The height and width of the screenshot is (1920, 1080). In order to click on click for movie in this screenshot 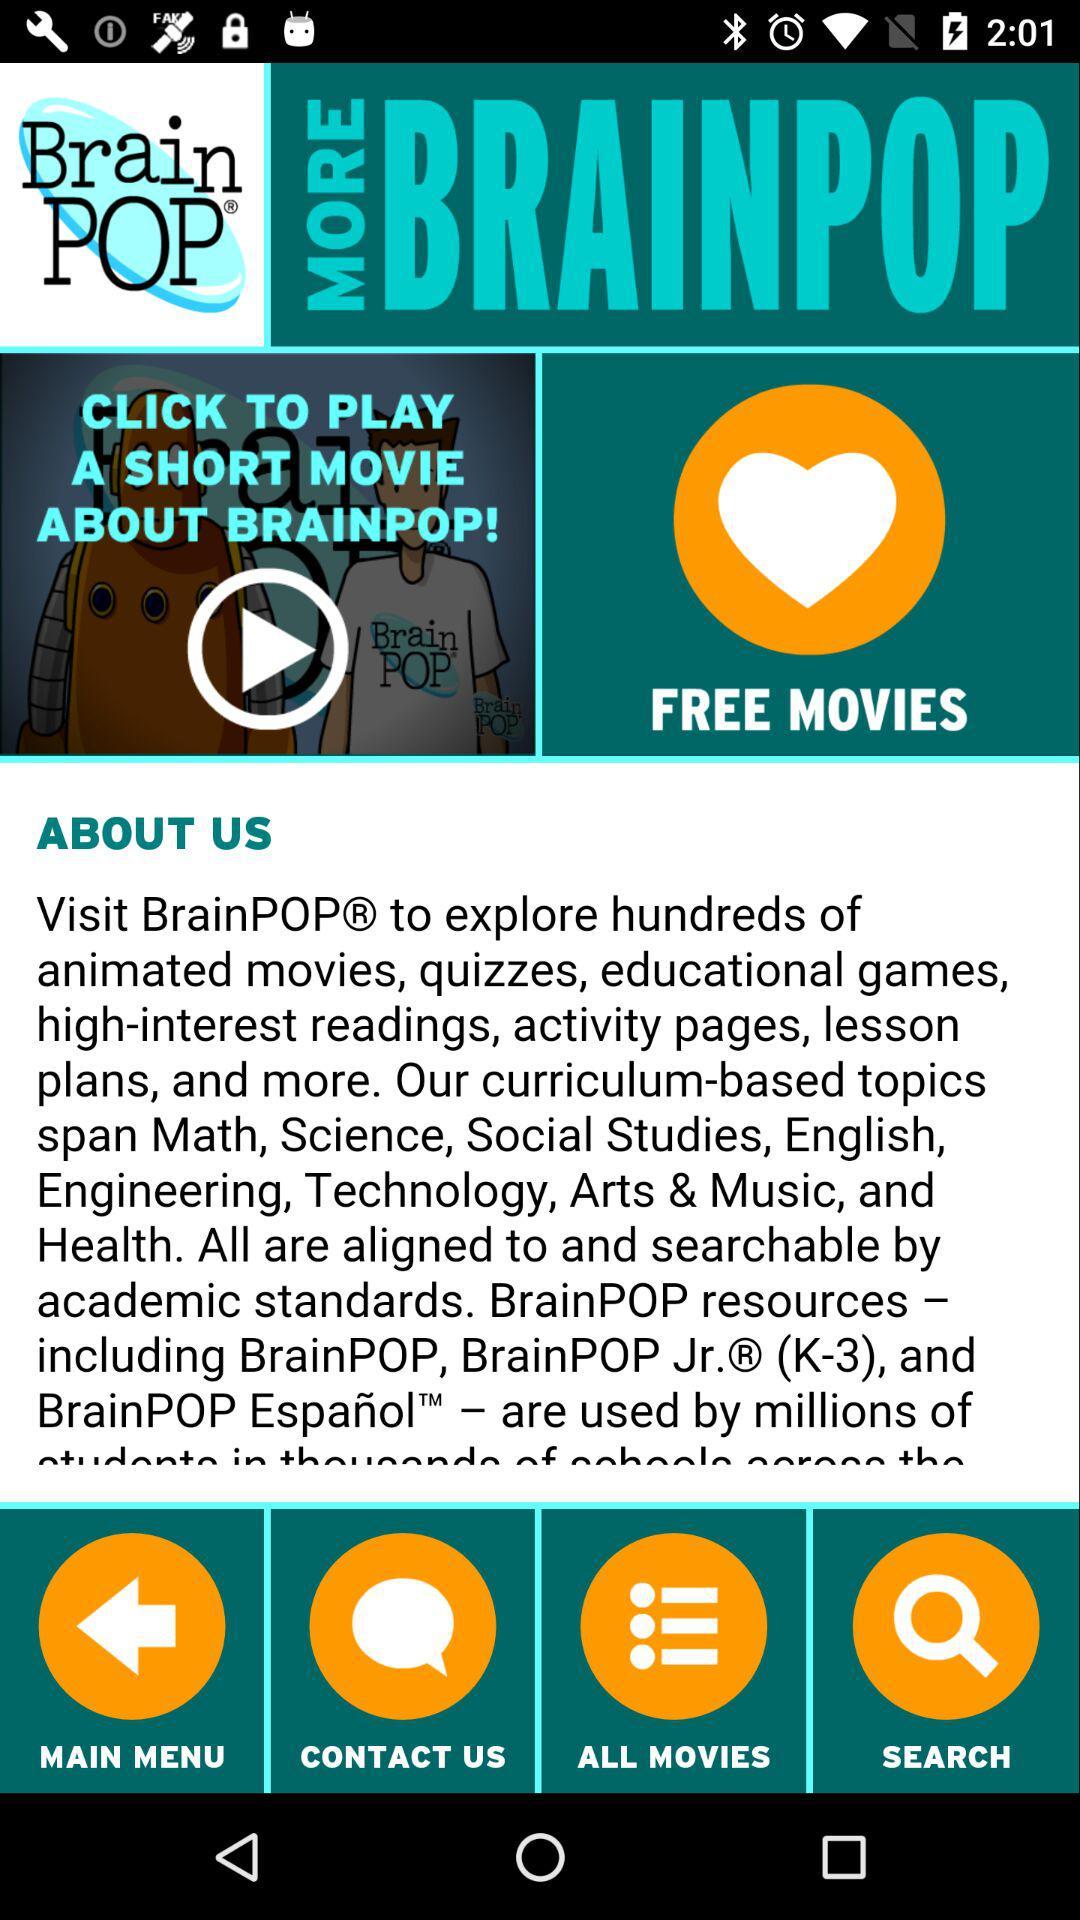, I will do `click(266, 554)`.